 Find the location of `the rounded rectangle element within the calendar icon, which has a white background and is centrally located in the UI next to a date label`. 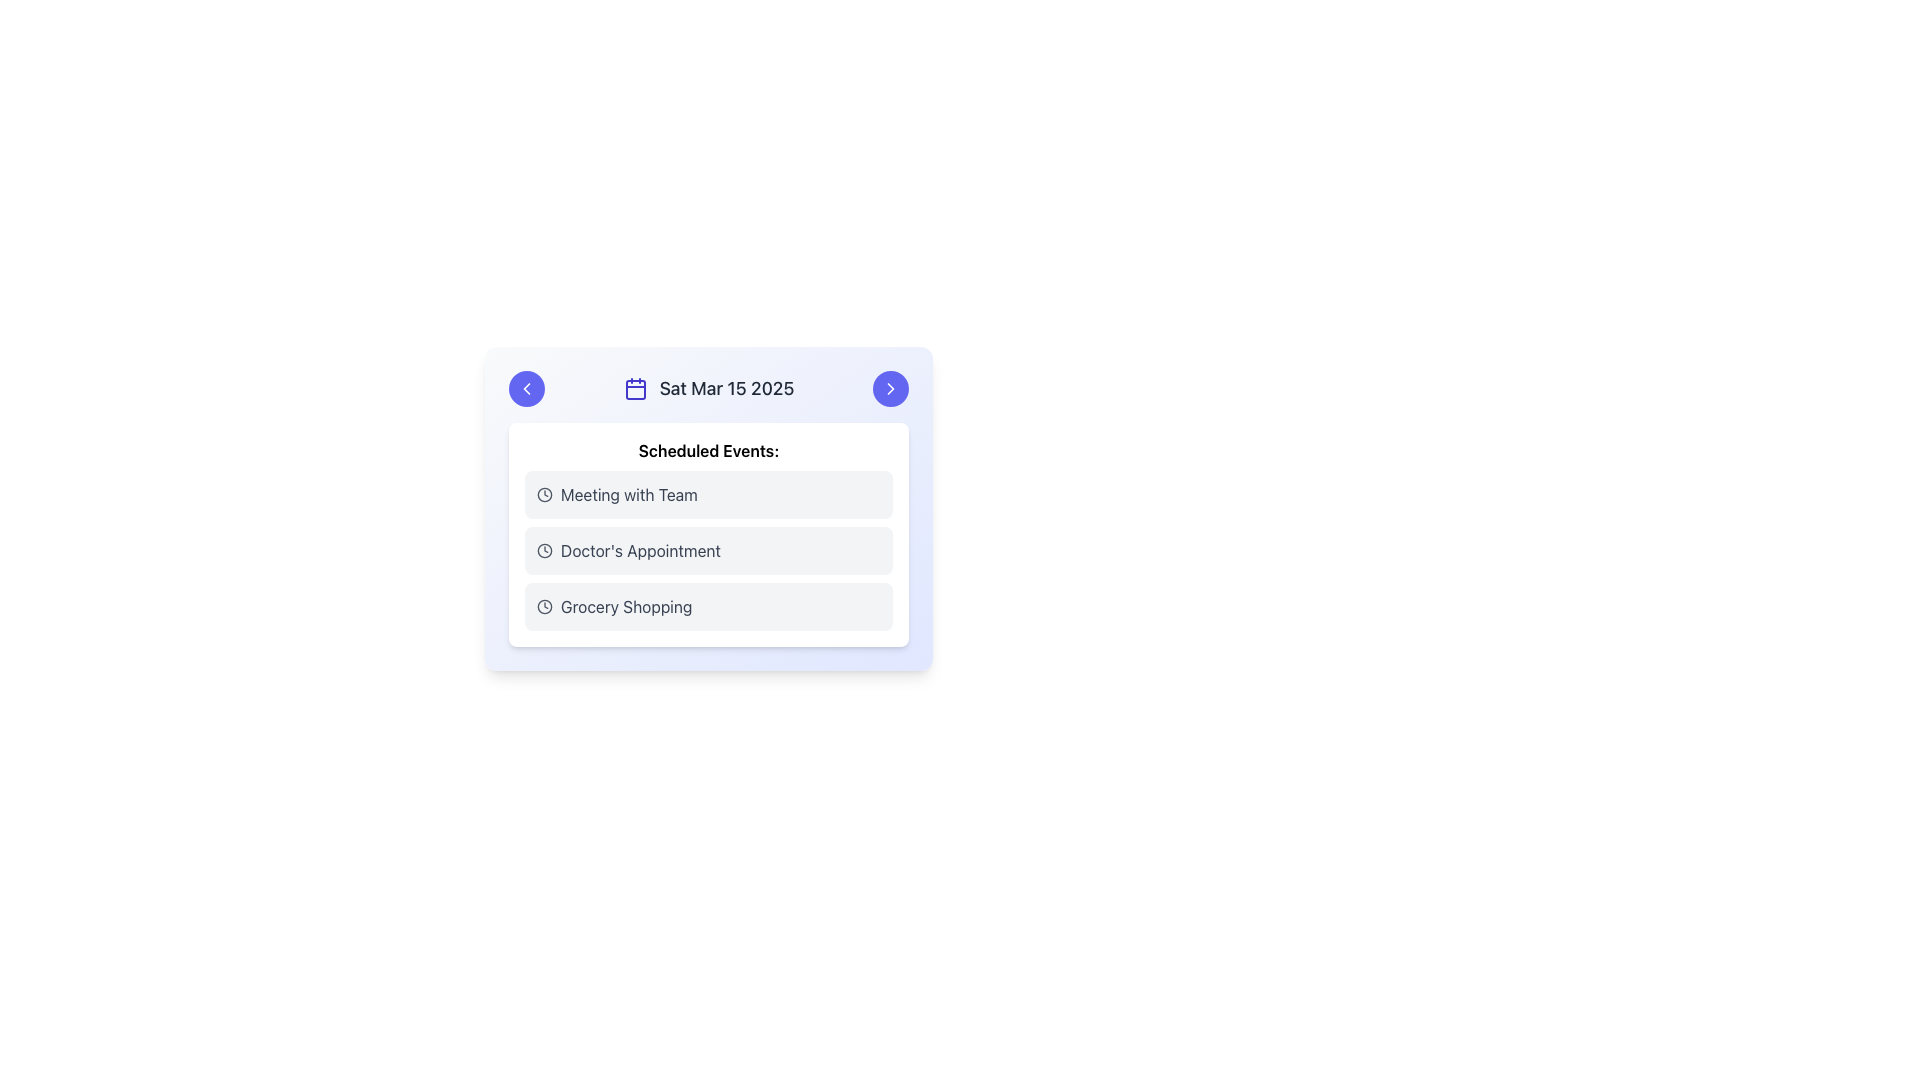

the rounded rectangle element within the calendar icon, which has a white background and is centrally located in the UI next to a date label is located at coordinates (634, 389).